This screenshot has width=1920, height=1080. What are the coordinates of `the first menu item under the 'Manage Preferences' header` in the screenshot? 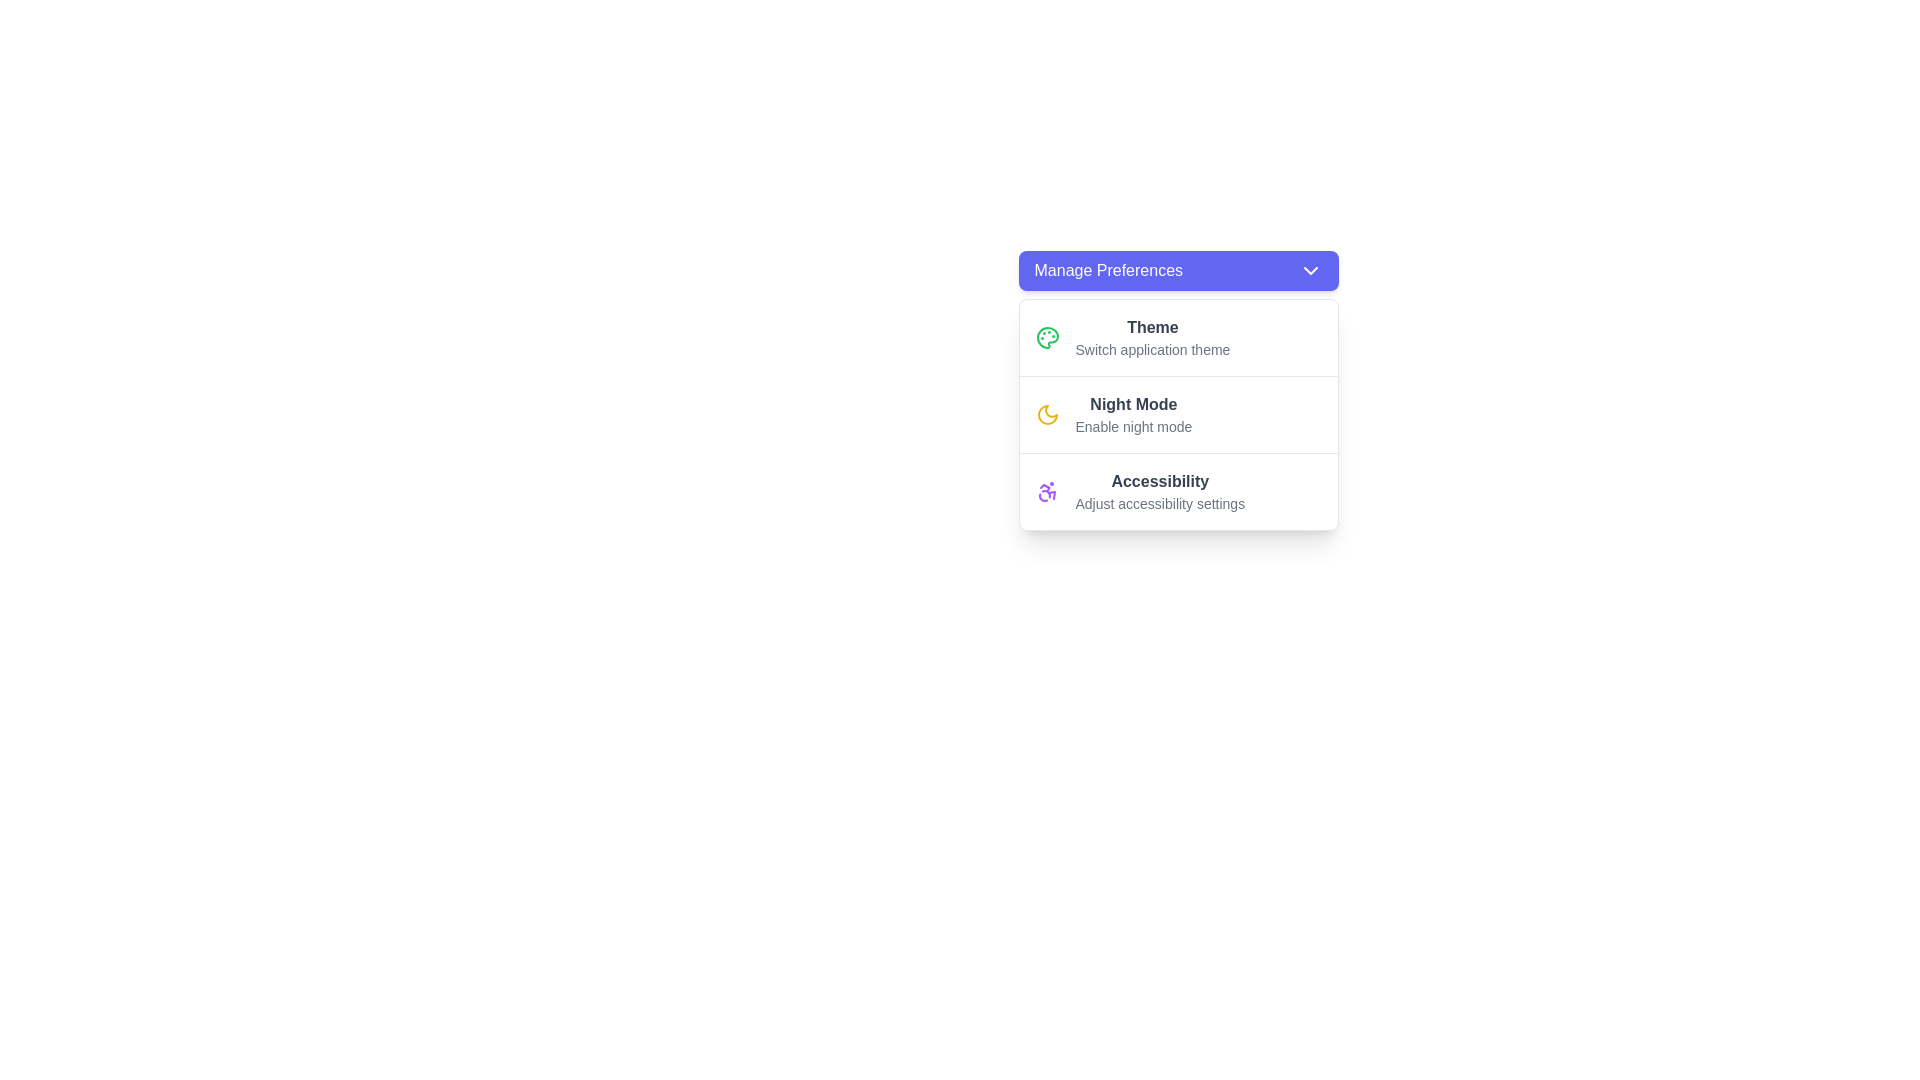 It's located at (1178, 337).